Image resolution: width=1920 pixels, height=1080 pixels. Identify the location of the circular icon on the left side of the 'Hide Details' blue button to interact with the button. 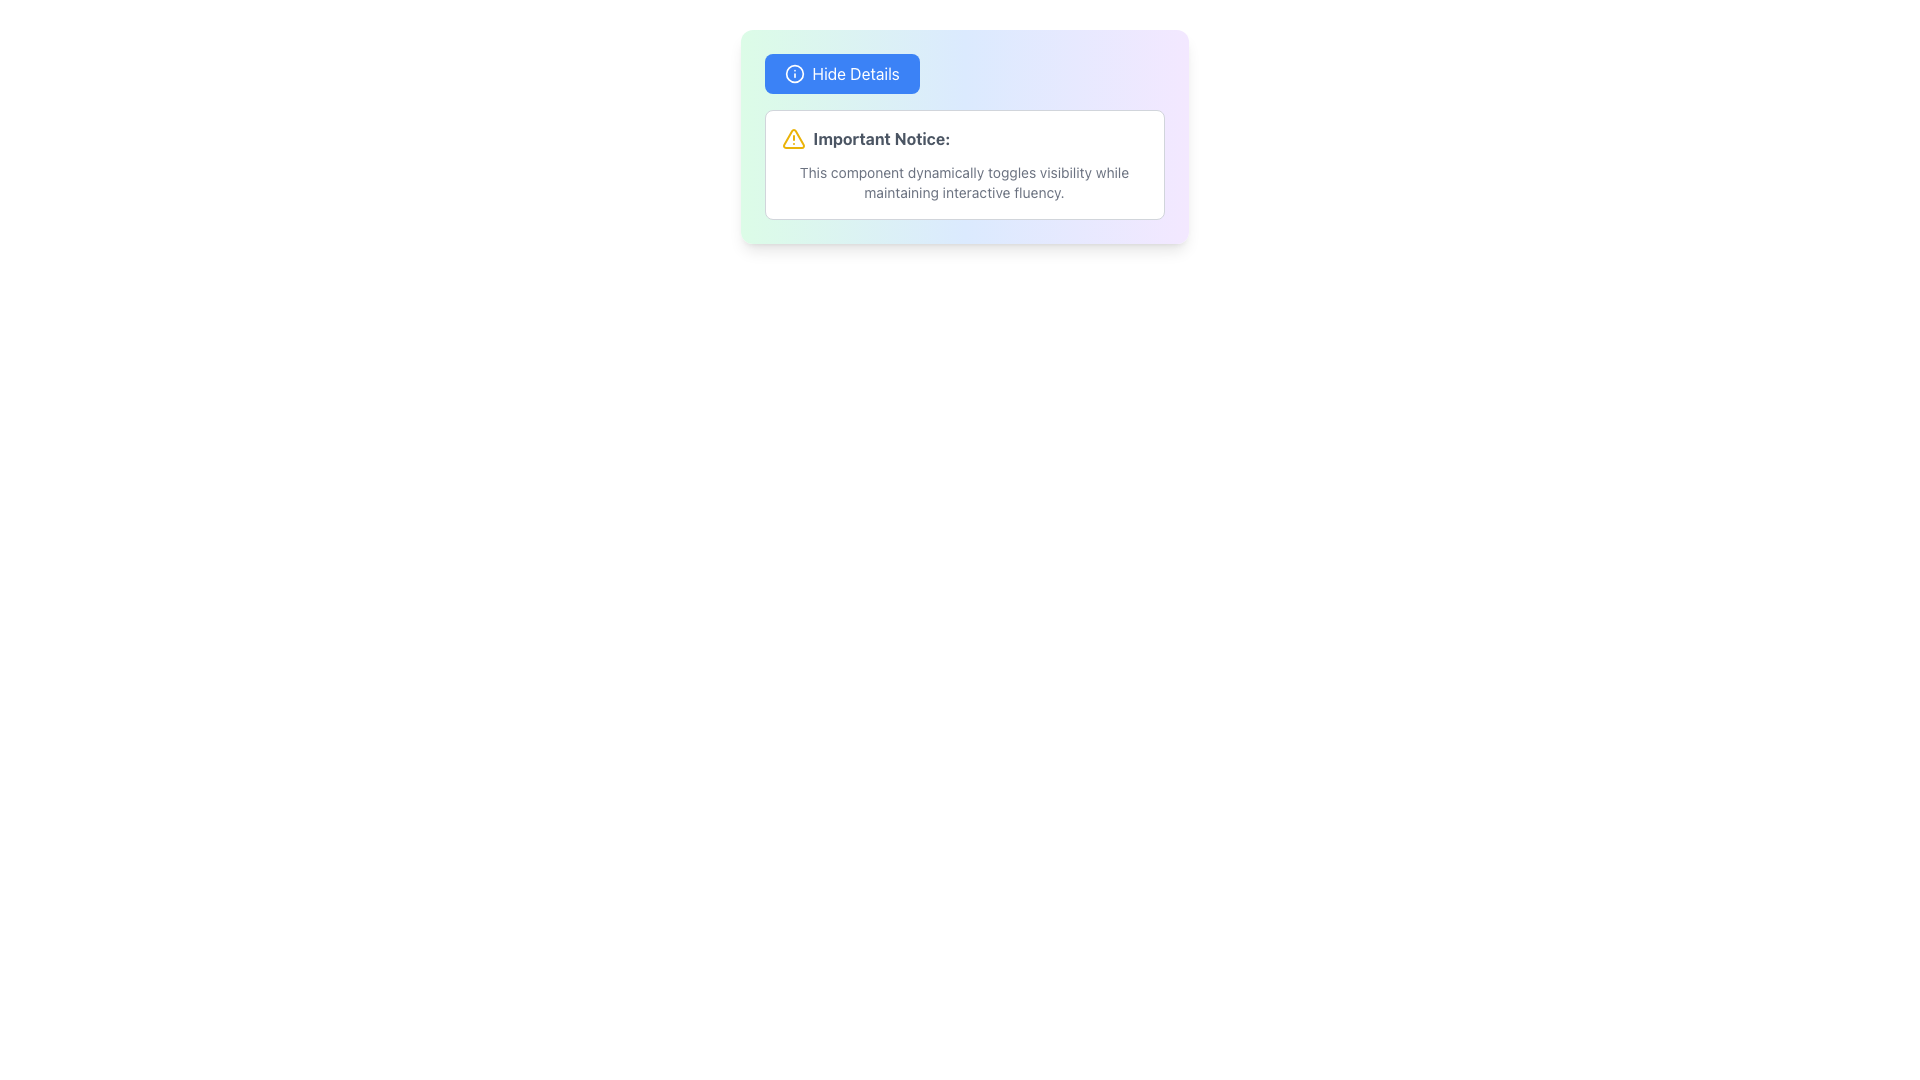
(793, 72).